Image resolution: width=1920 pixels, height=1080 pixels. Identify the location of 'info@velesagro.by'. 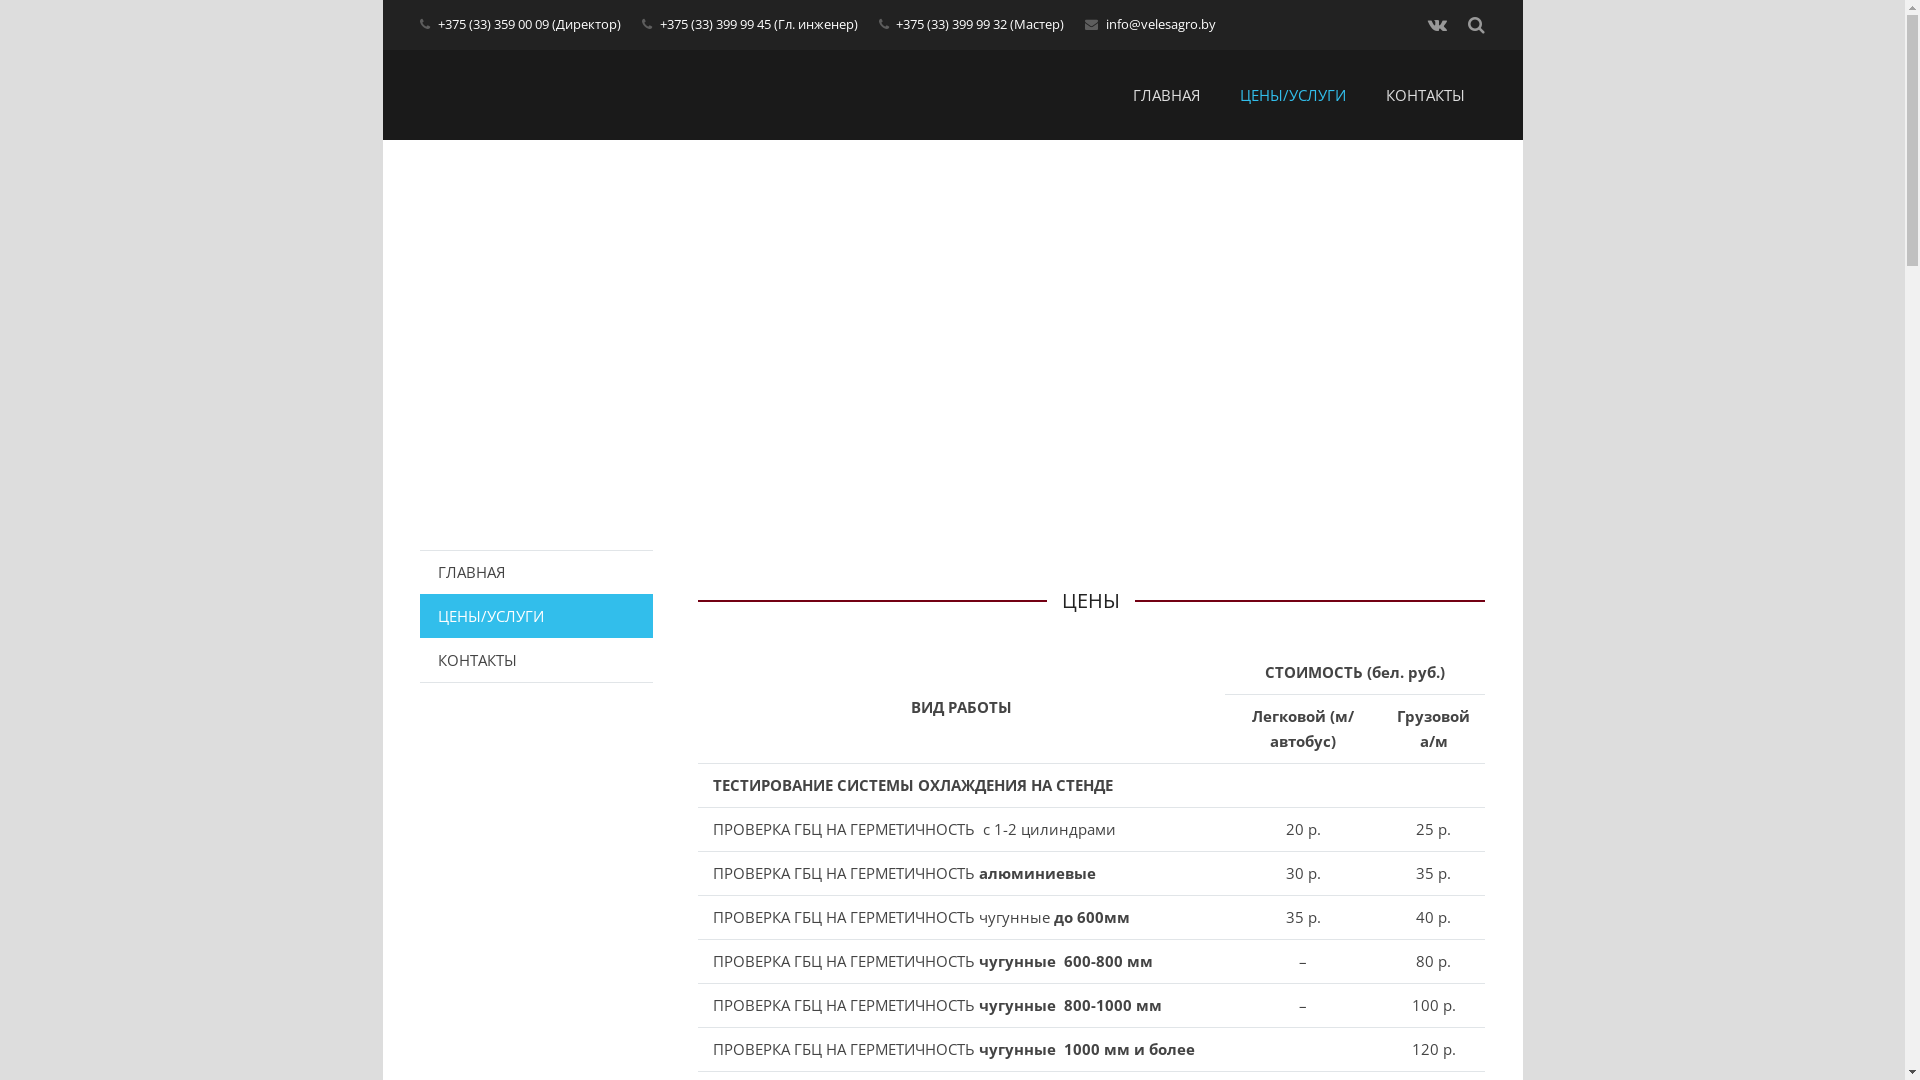
(1161, 23).